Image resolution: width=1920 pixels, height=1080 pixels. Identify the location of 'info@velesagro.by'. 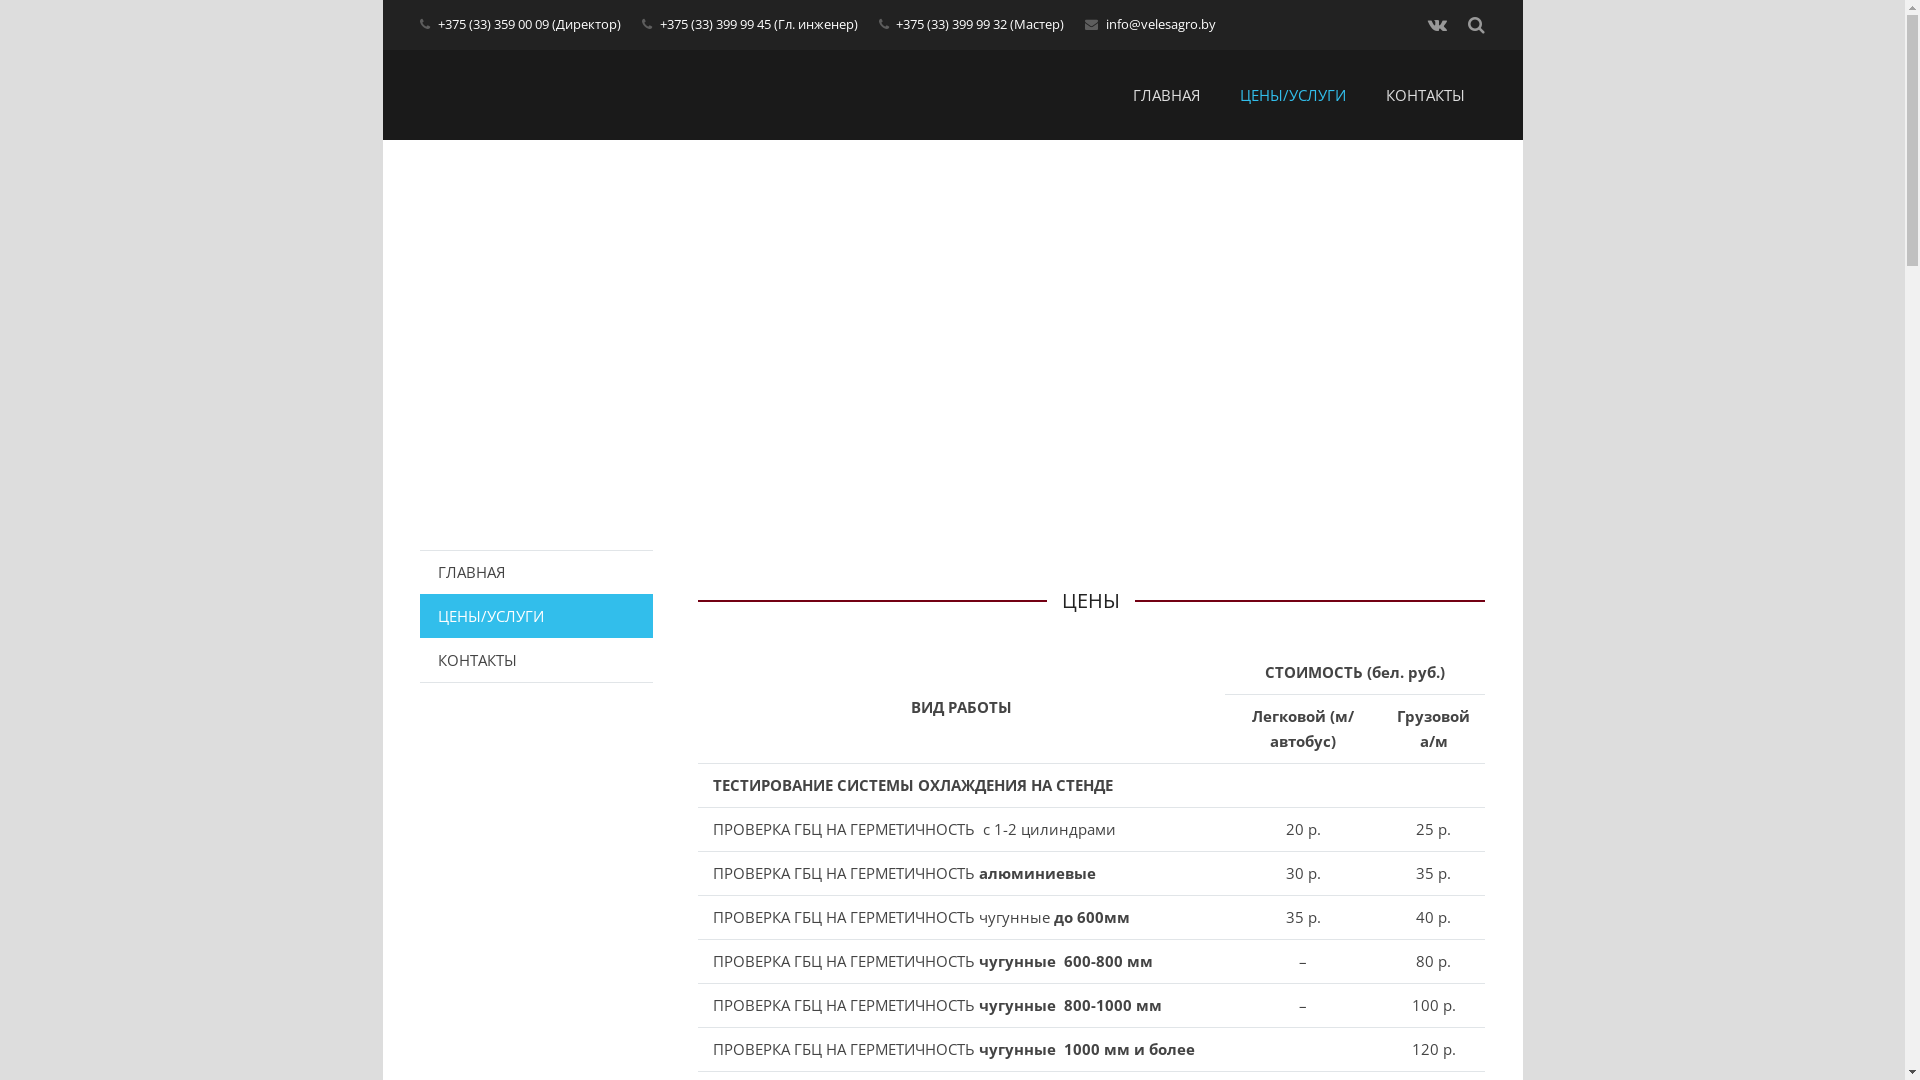
(1161, 23).